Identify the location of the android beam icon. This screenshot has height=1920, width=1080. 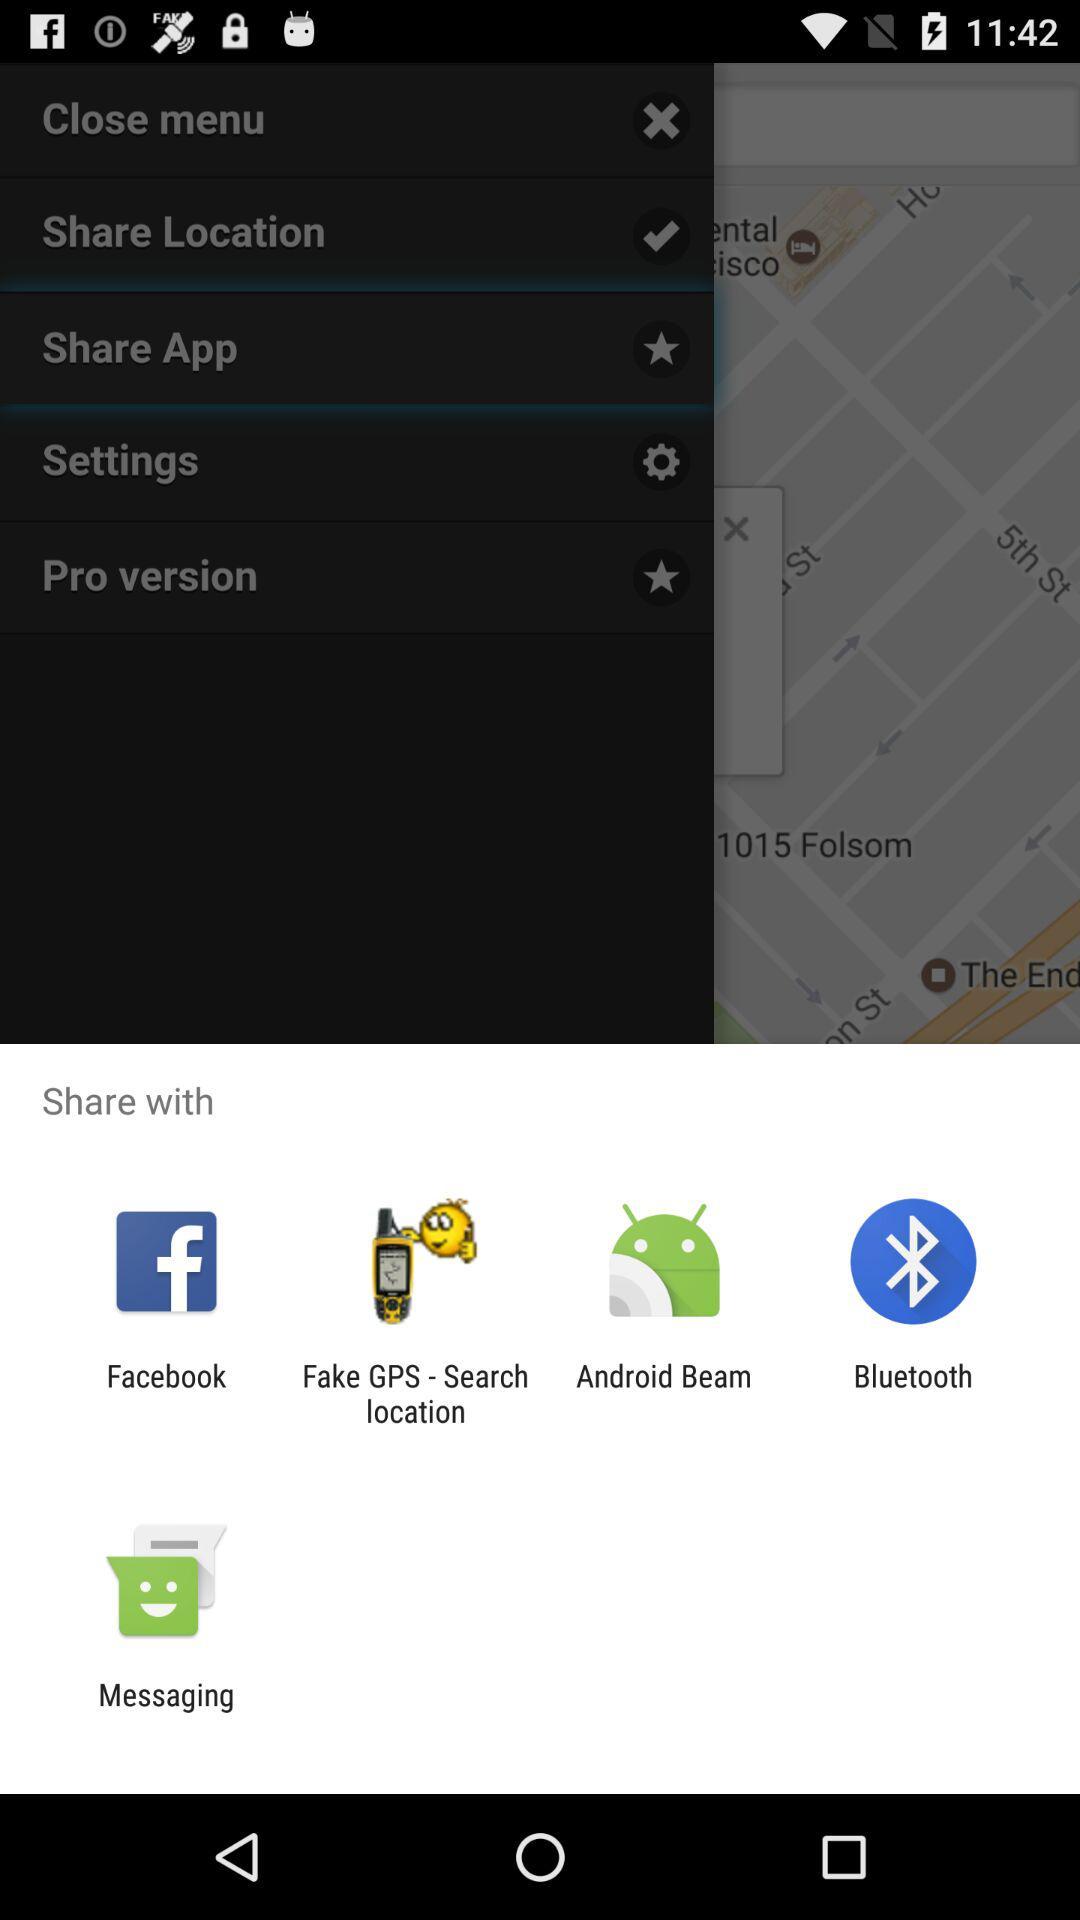
(664, 1392).